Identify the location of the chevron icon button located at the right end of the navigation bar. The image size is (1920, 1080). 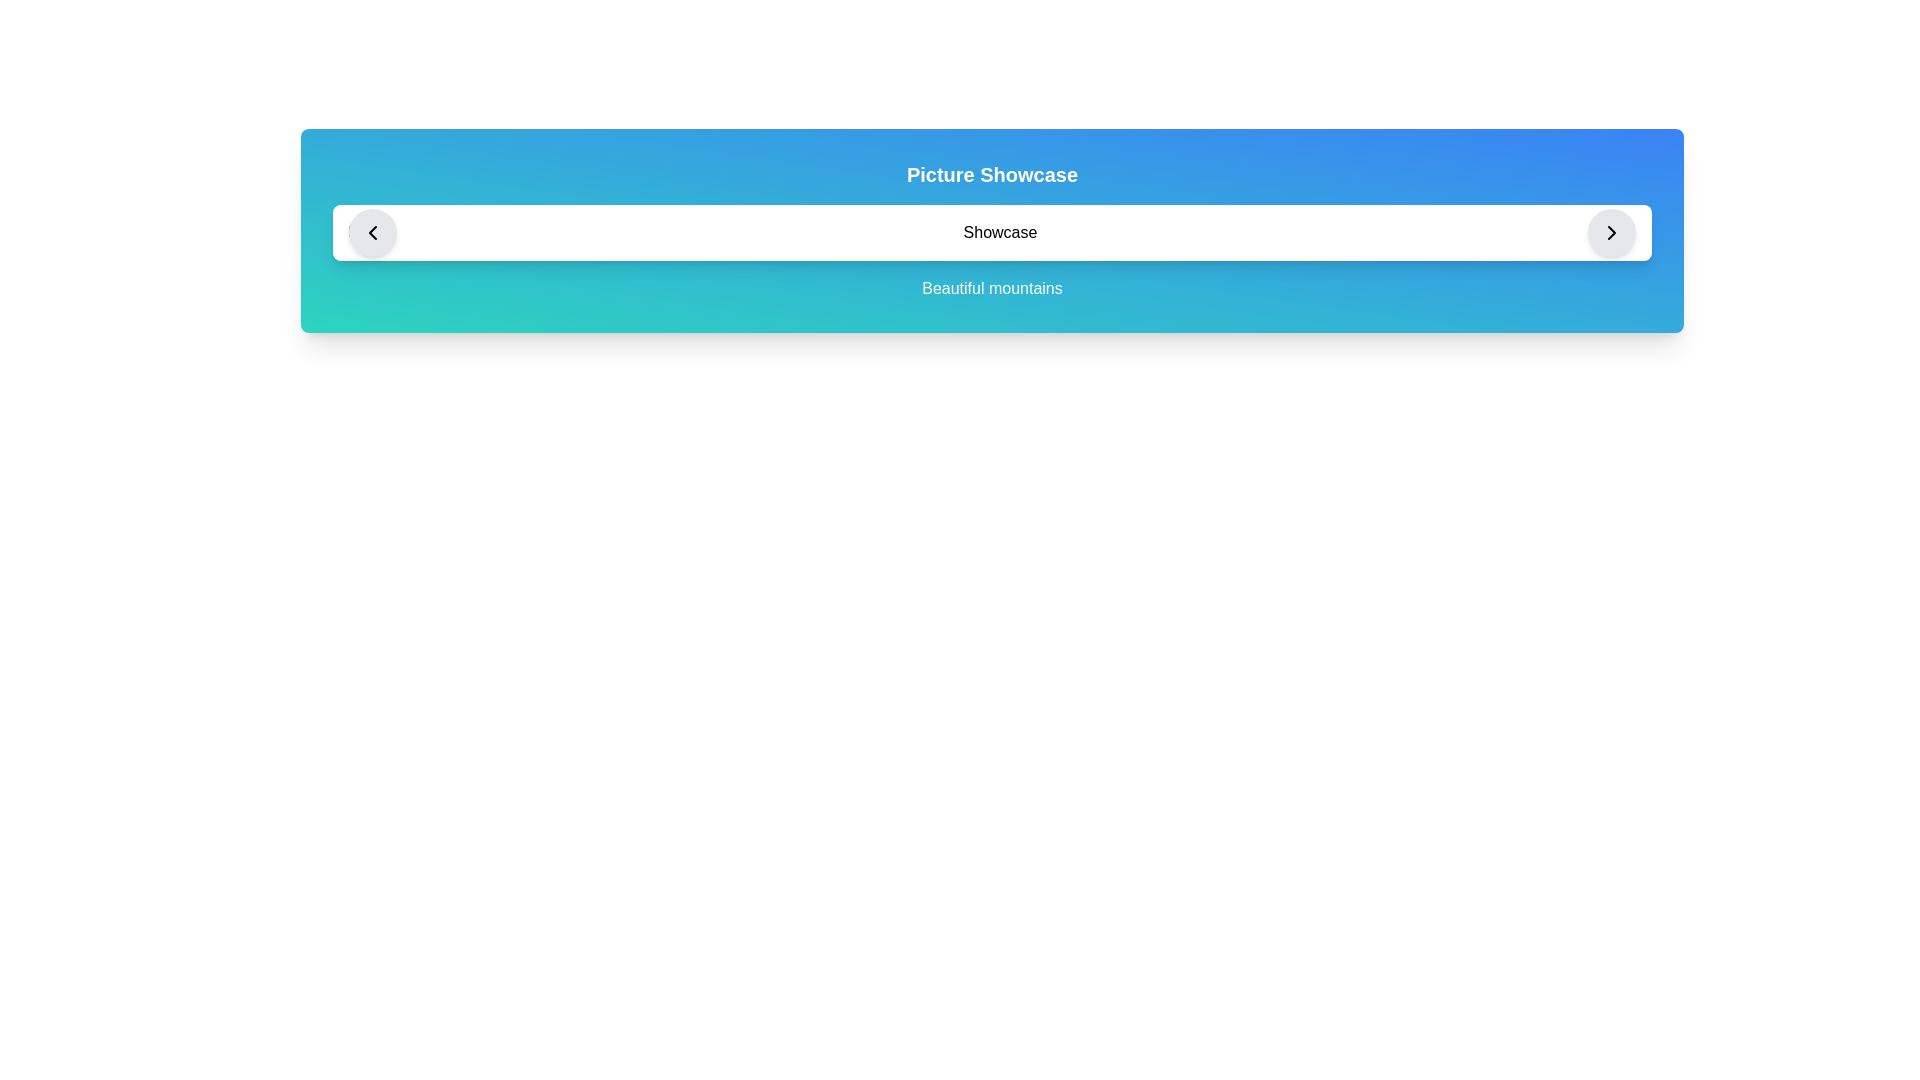
(1612, 231).